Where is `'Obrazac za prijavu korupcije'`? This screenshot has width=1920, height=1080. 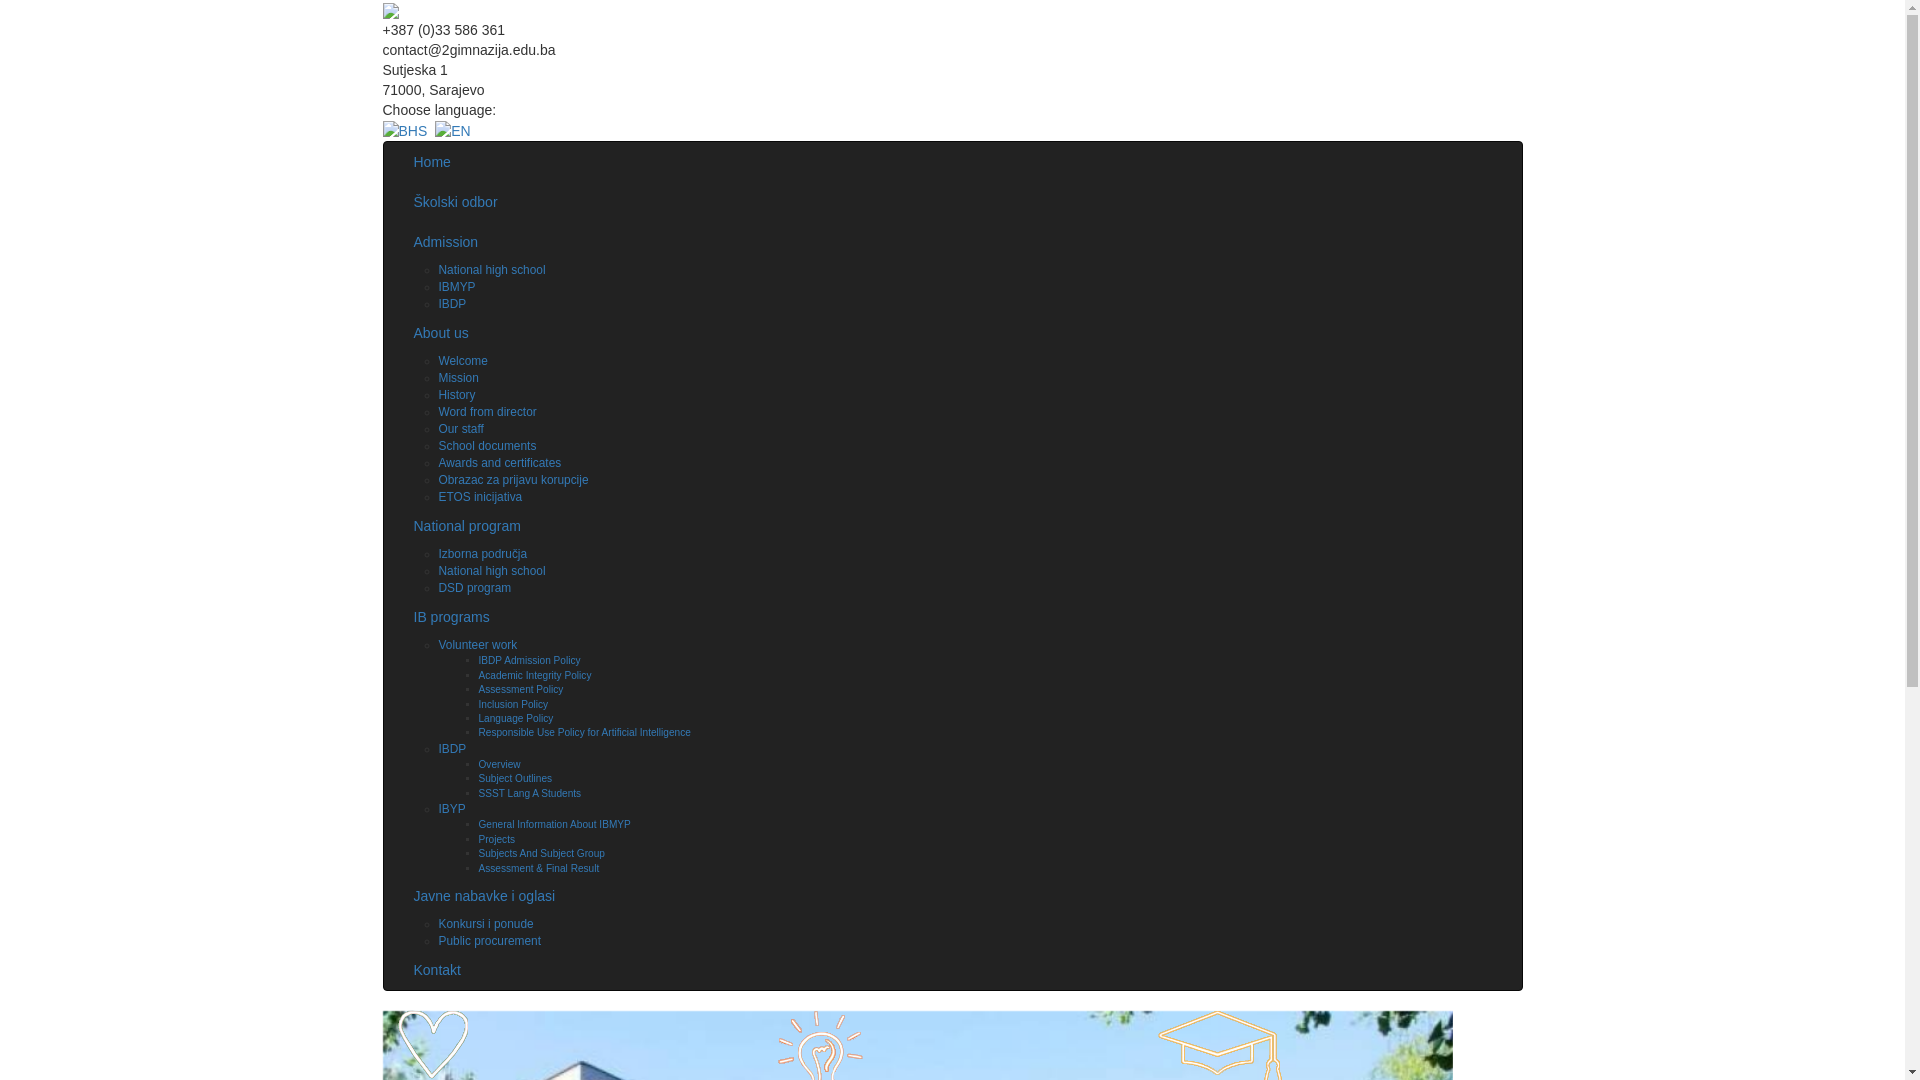 'Obrazac za prijavu korupcije' is located at coordinates (513, 479).